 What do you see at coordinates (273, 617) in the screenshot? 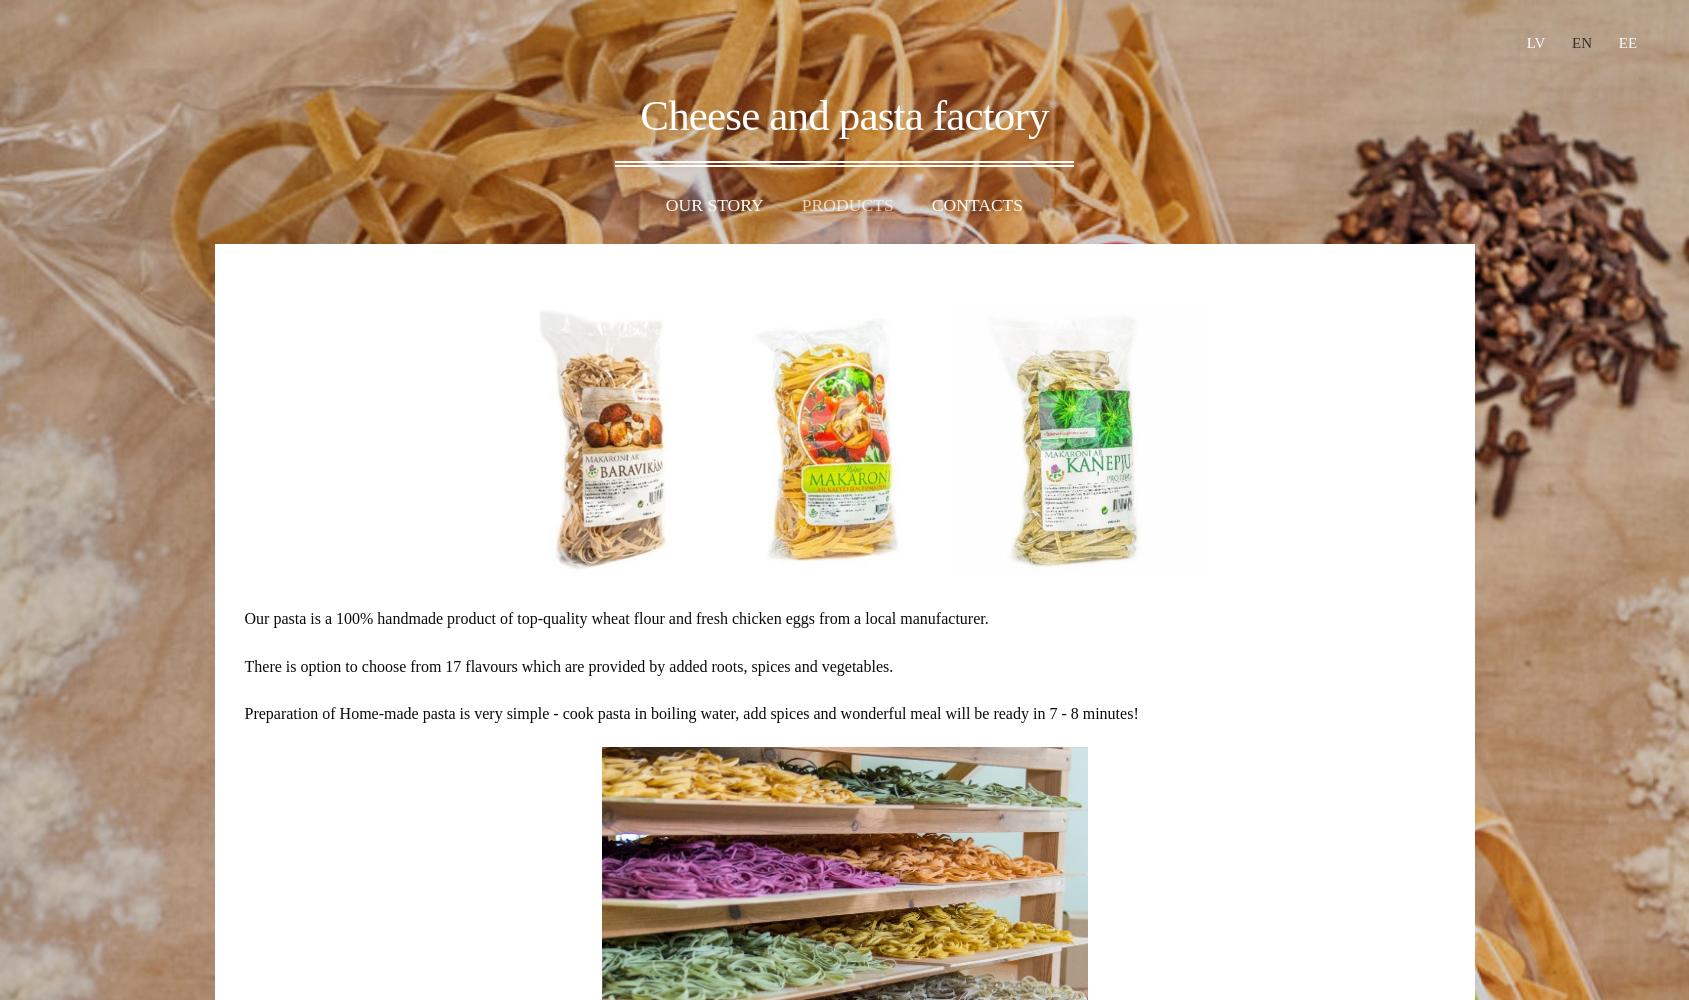
I see `'Our pasta'` at bounding box center [273, 617].